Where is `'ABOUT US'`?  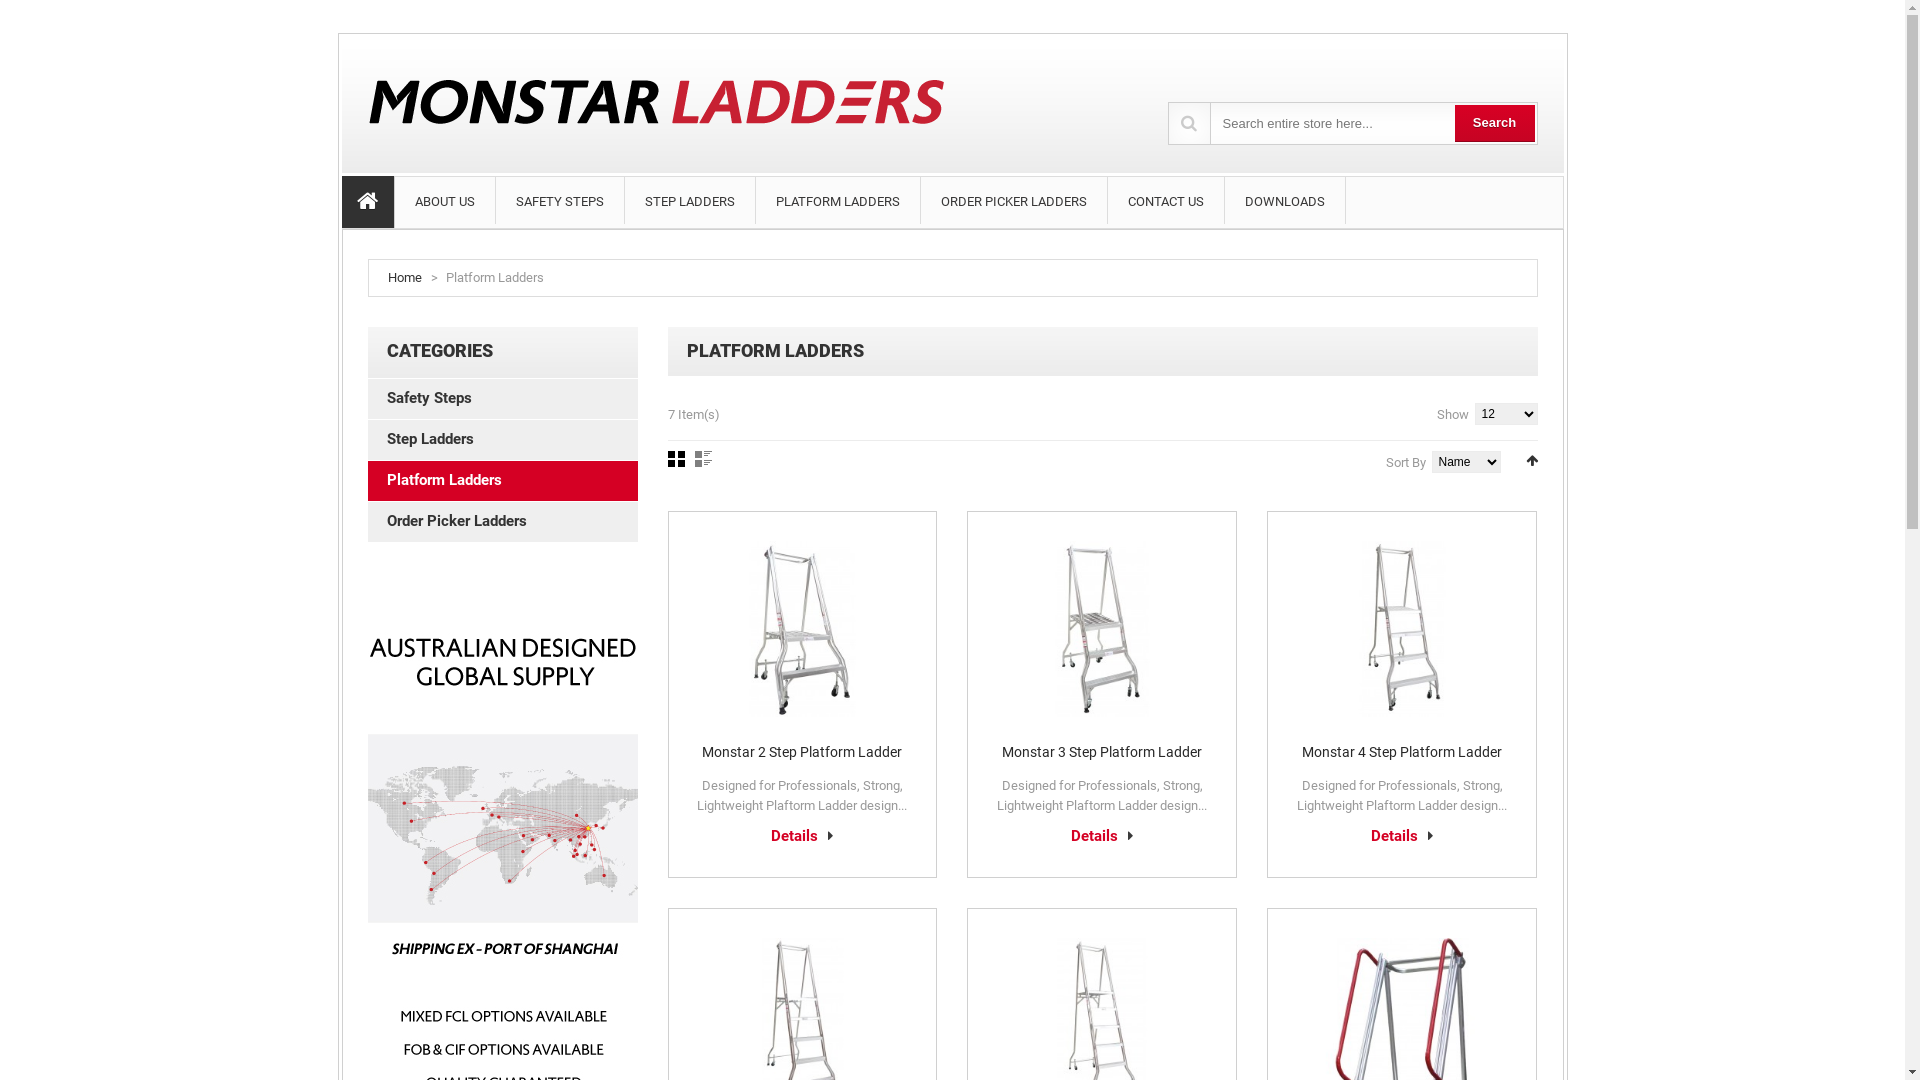
'ABOUT US' is located at coordinates (442, 200).